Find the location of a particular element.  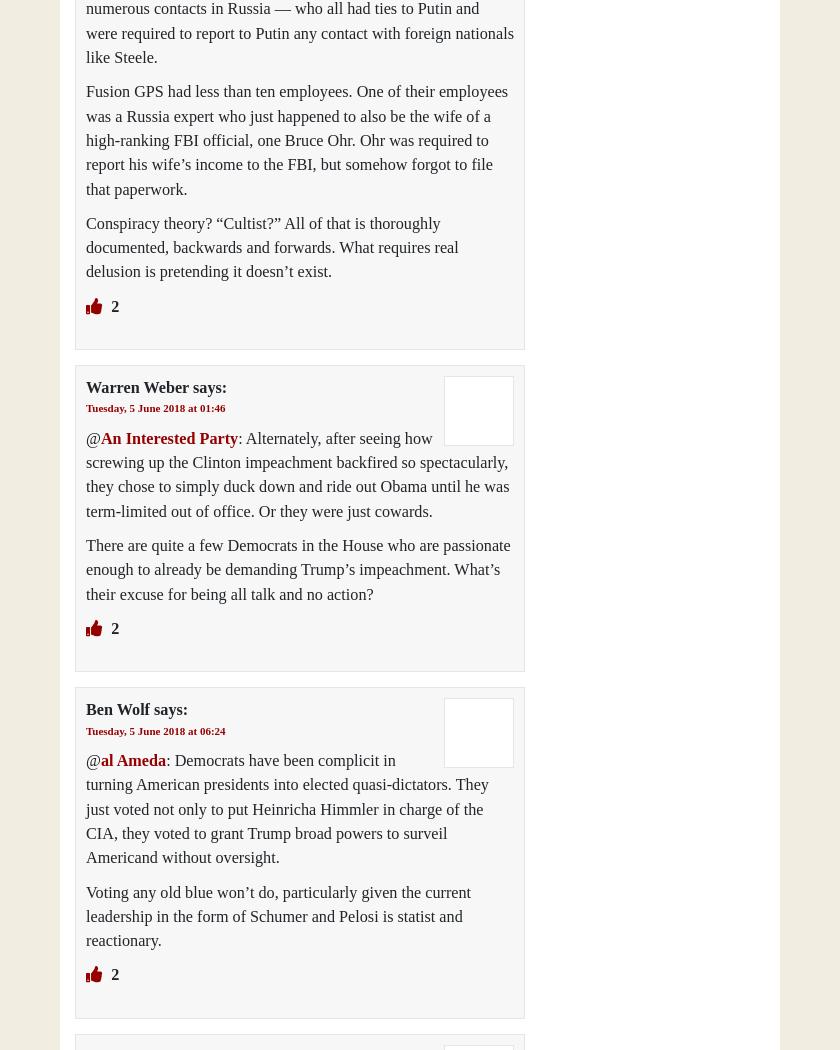

'Conspiracy theory? “Cultist?” All of that is thoroughly documented, backwards and forwards. What requires real delusion is pretending it doesn’t exist.' is located at coordinates (271, 247).